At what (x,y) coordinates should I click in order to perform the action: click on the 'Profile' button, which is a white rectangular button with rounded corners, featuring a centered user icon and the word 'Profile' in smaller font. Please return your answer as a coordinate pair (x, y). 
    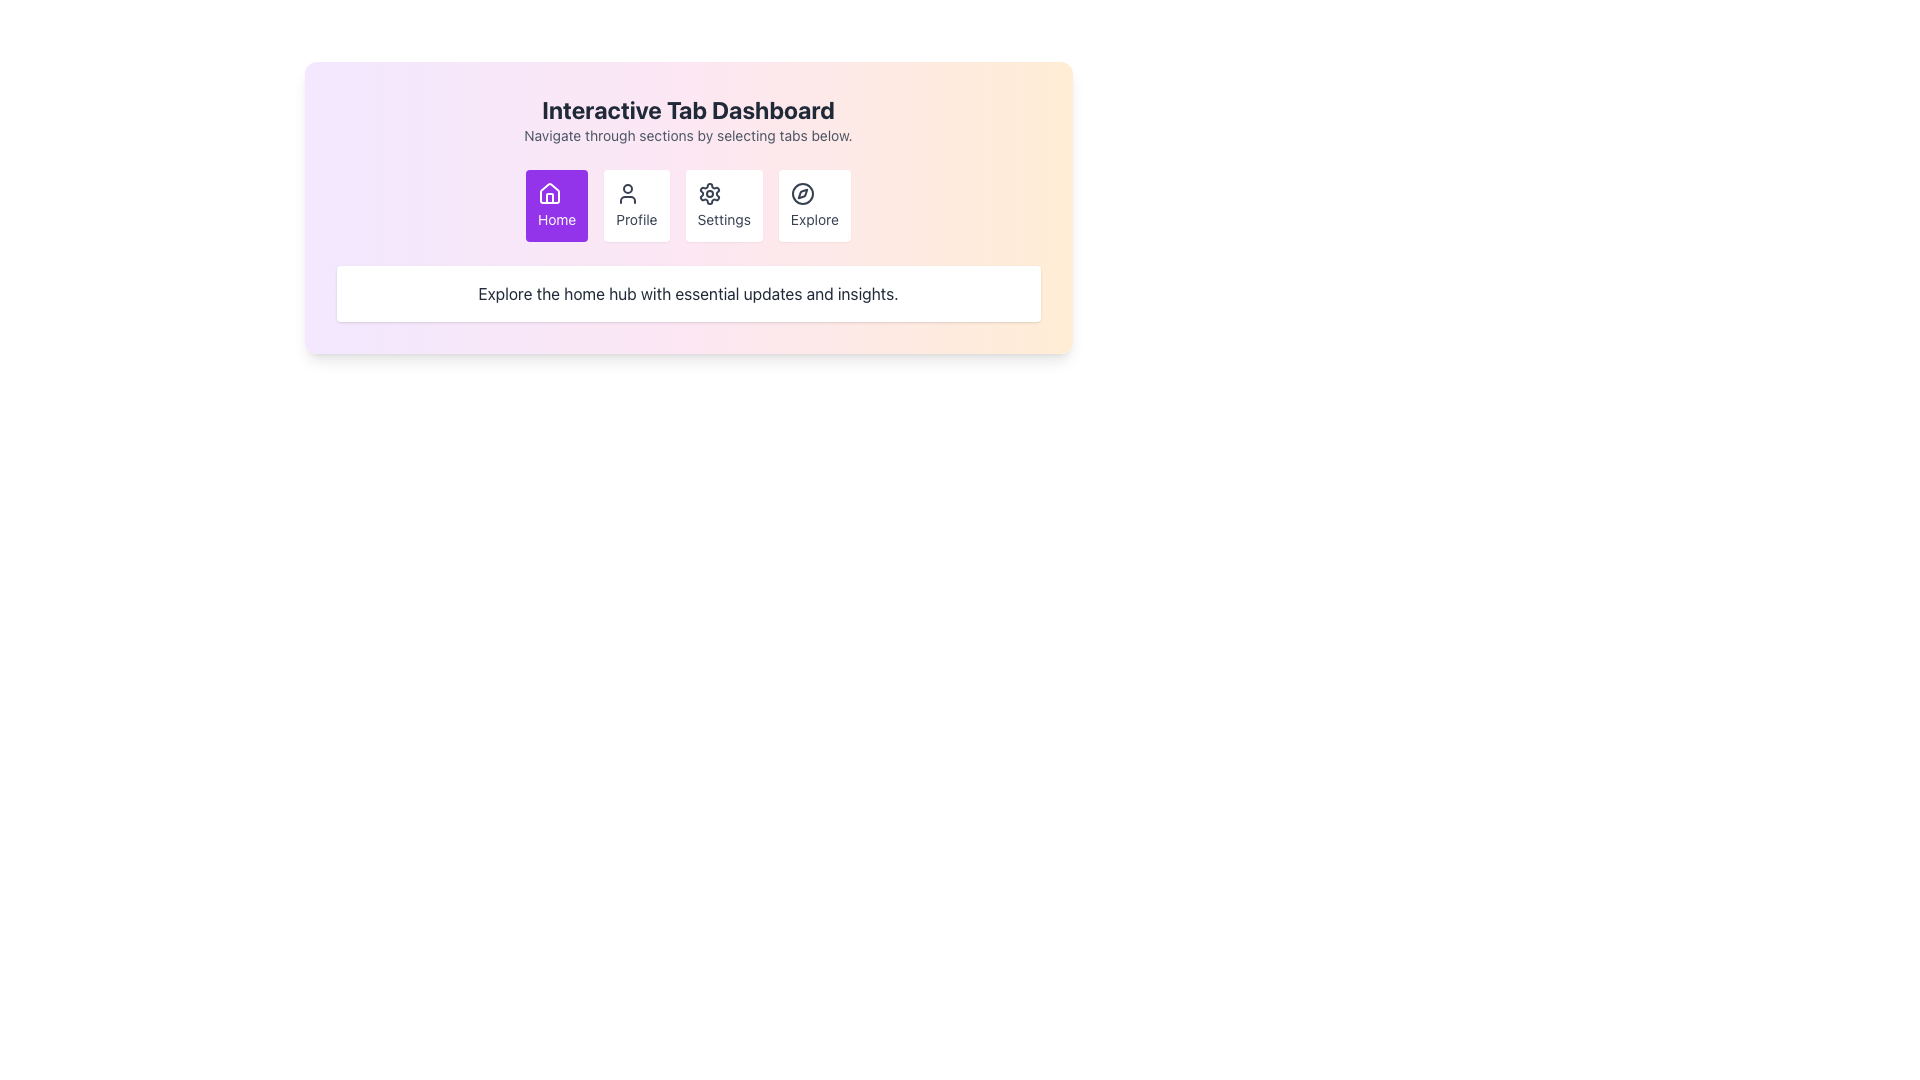
    Looking at the image, I should click on (635, 205).